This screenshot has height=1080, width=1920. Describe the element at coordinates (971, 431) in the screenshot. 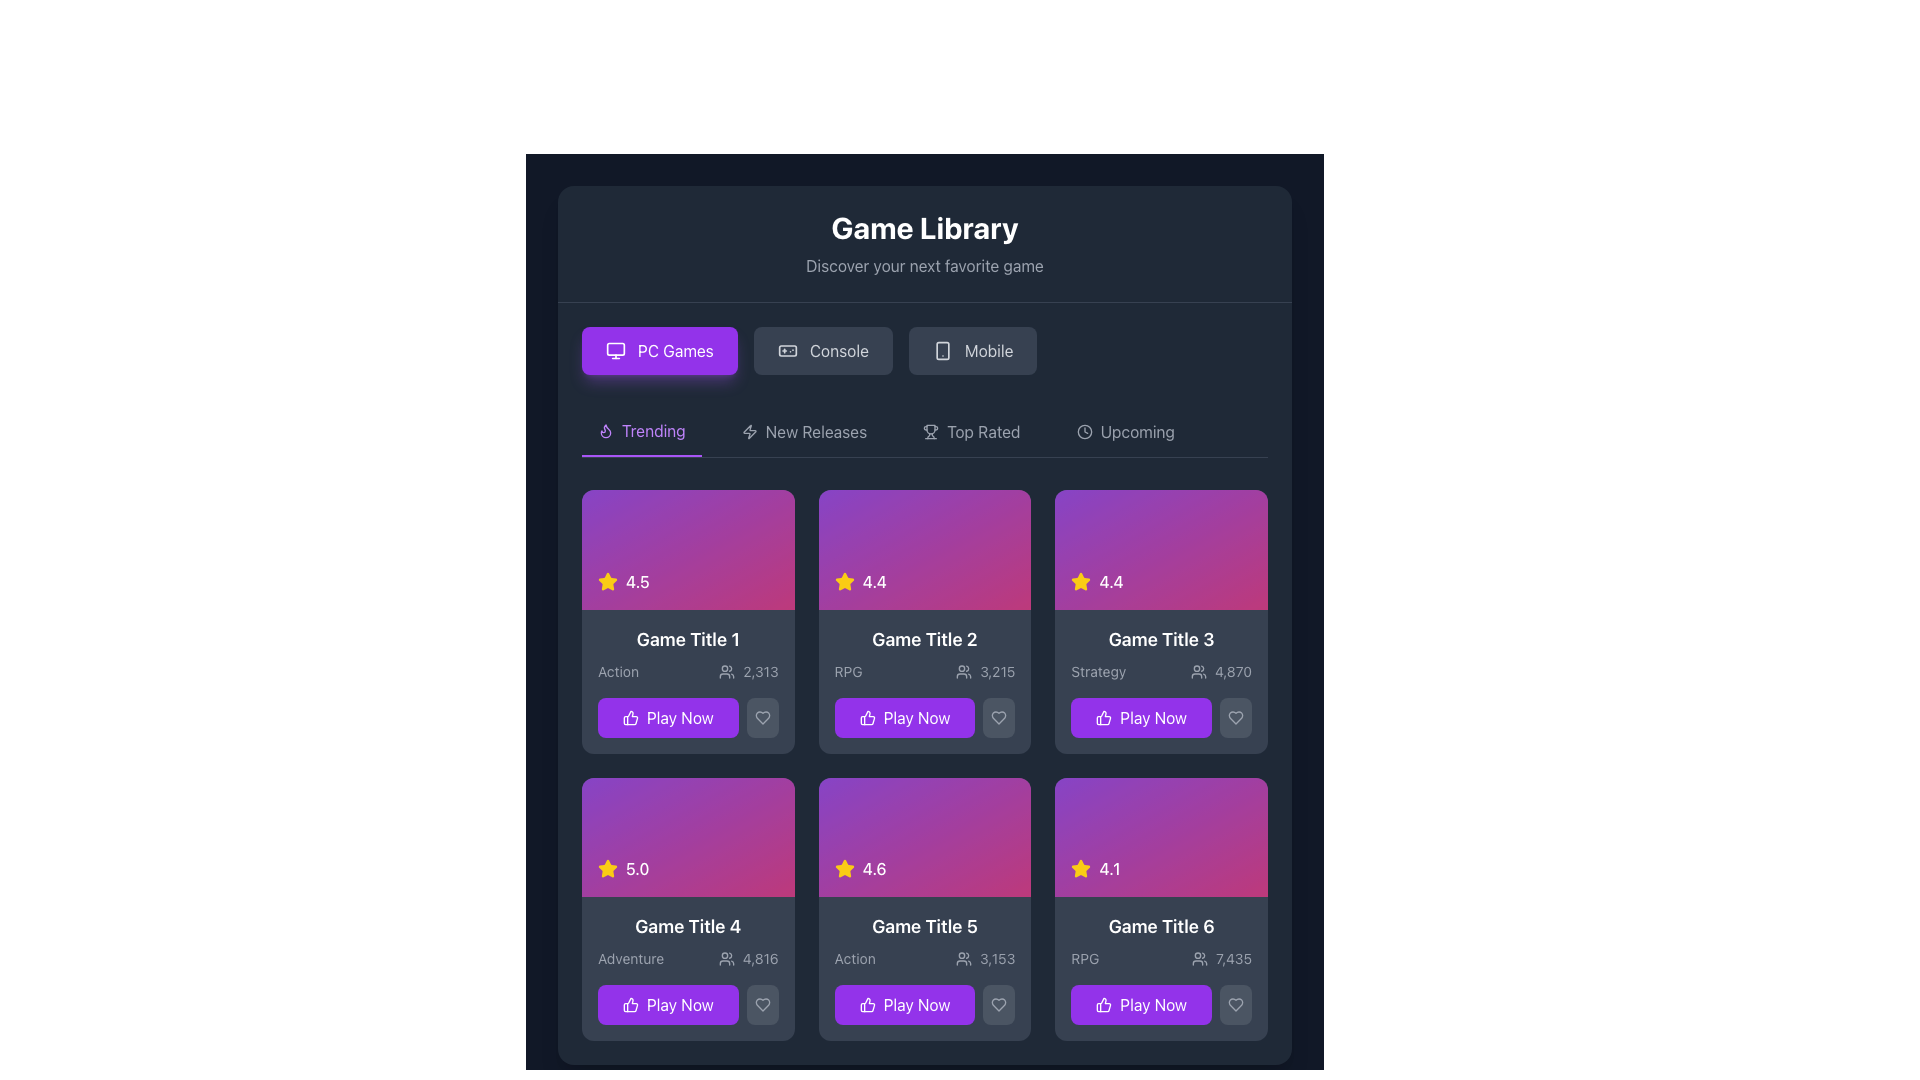

I see `the 'Top Rated' button in the navigation bar under the 'Game Library' header` at that location.